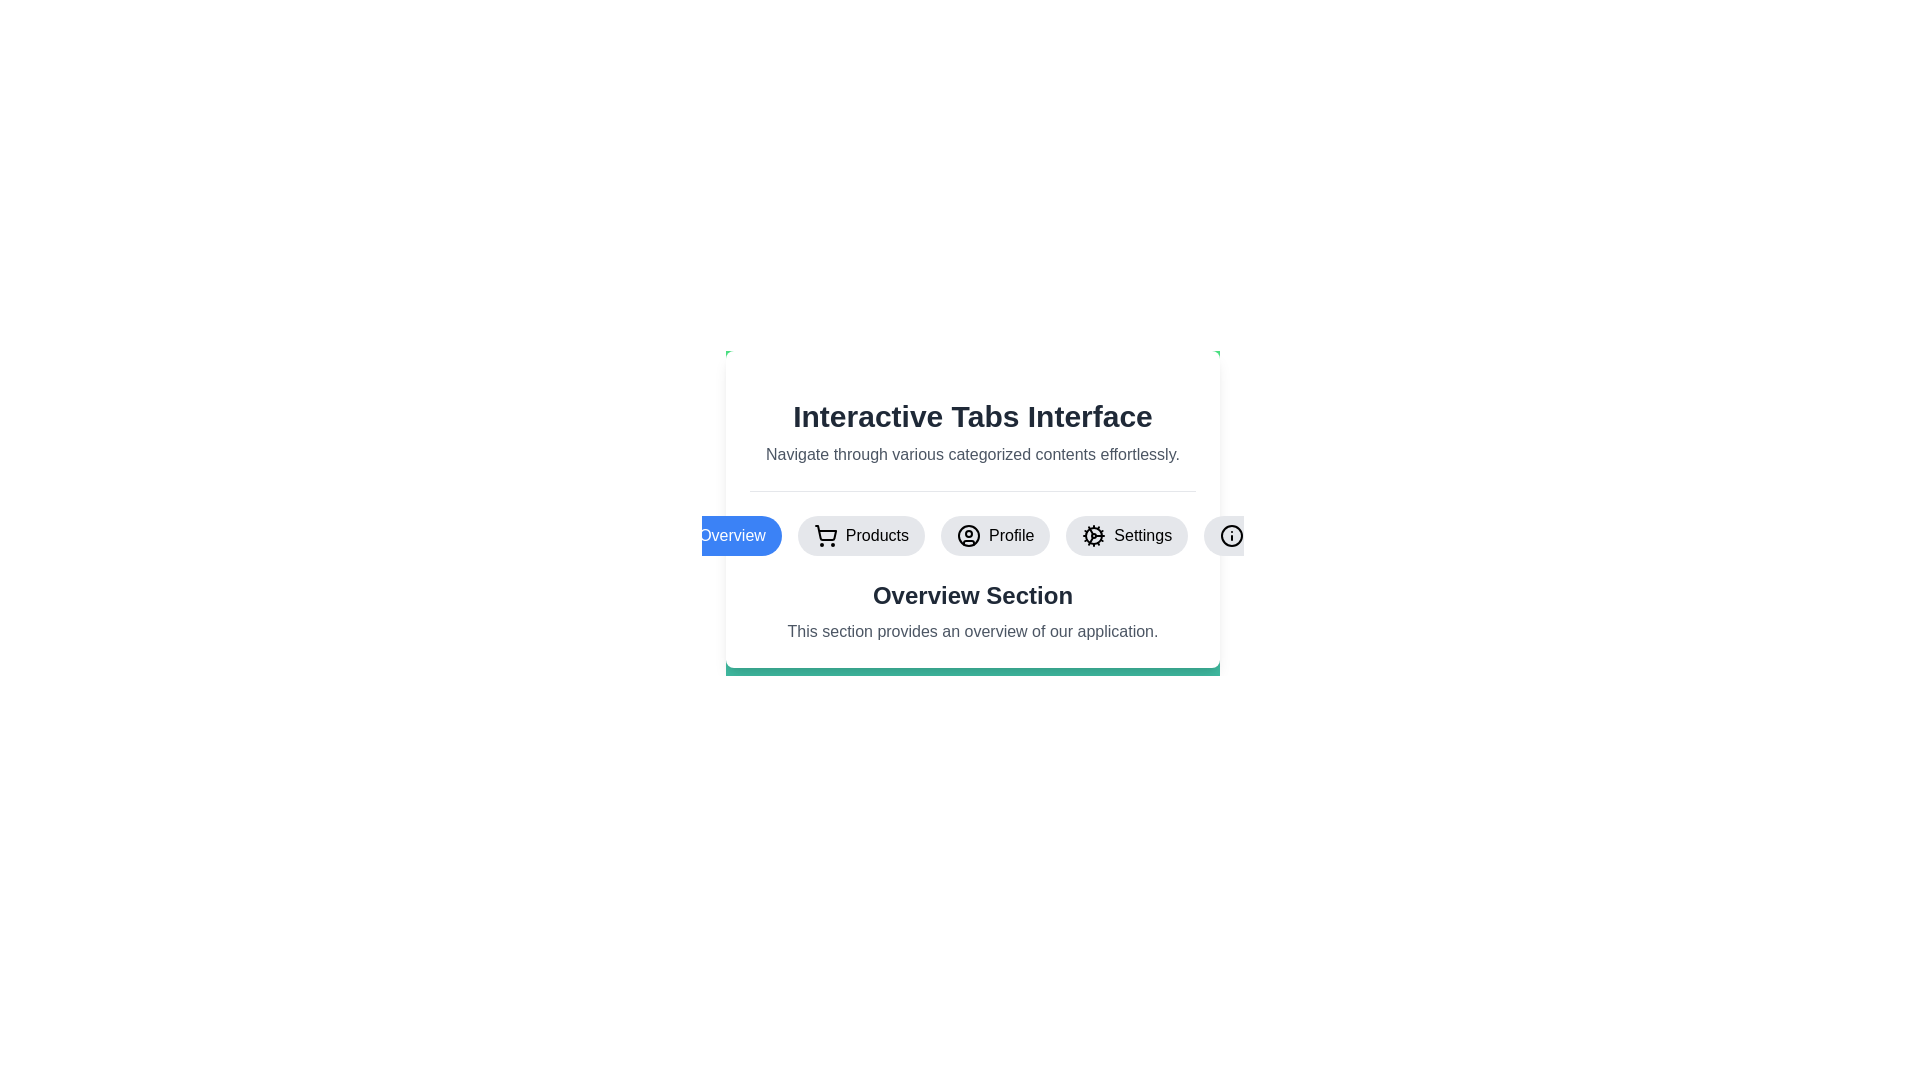 This screenshot has width=1920, height=1080. Describe the element at coordinates (1248, 535) in the screenshot. I see `the 'Info' button with rounded edges and a gray background, which is the last button in a row of similar buttons` at that location.